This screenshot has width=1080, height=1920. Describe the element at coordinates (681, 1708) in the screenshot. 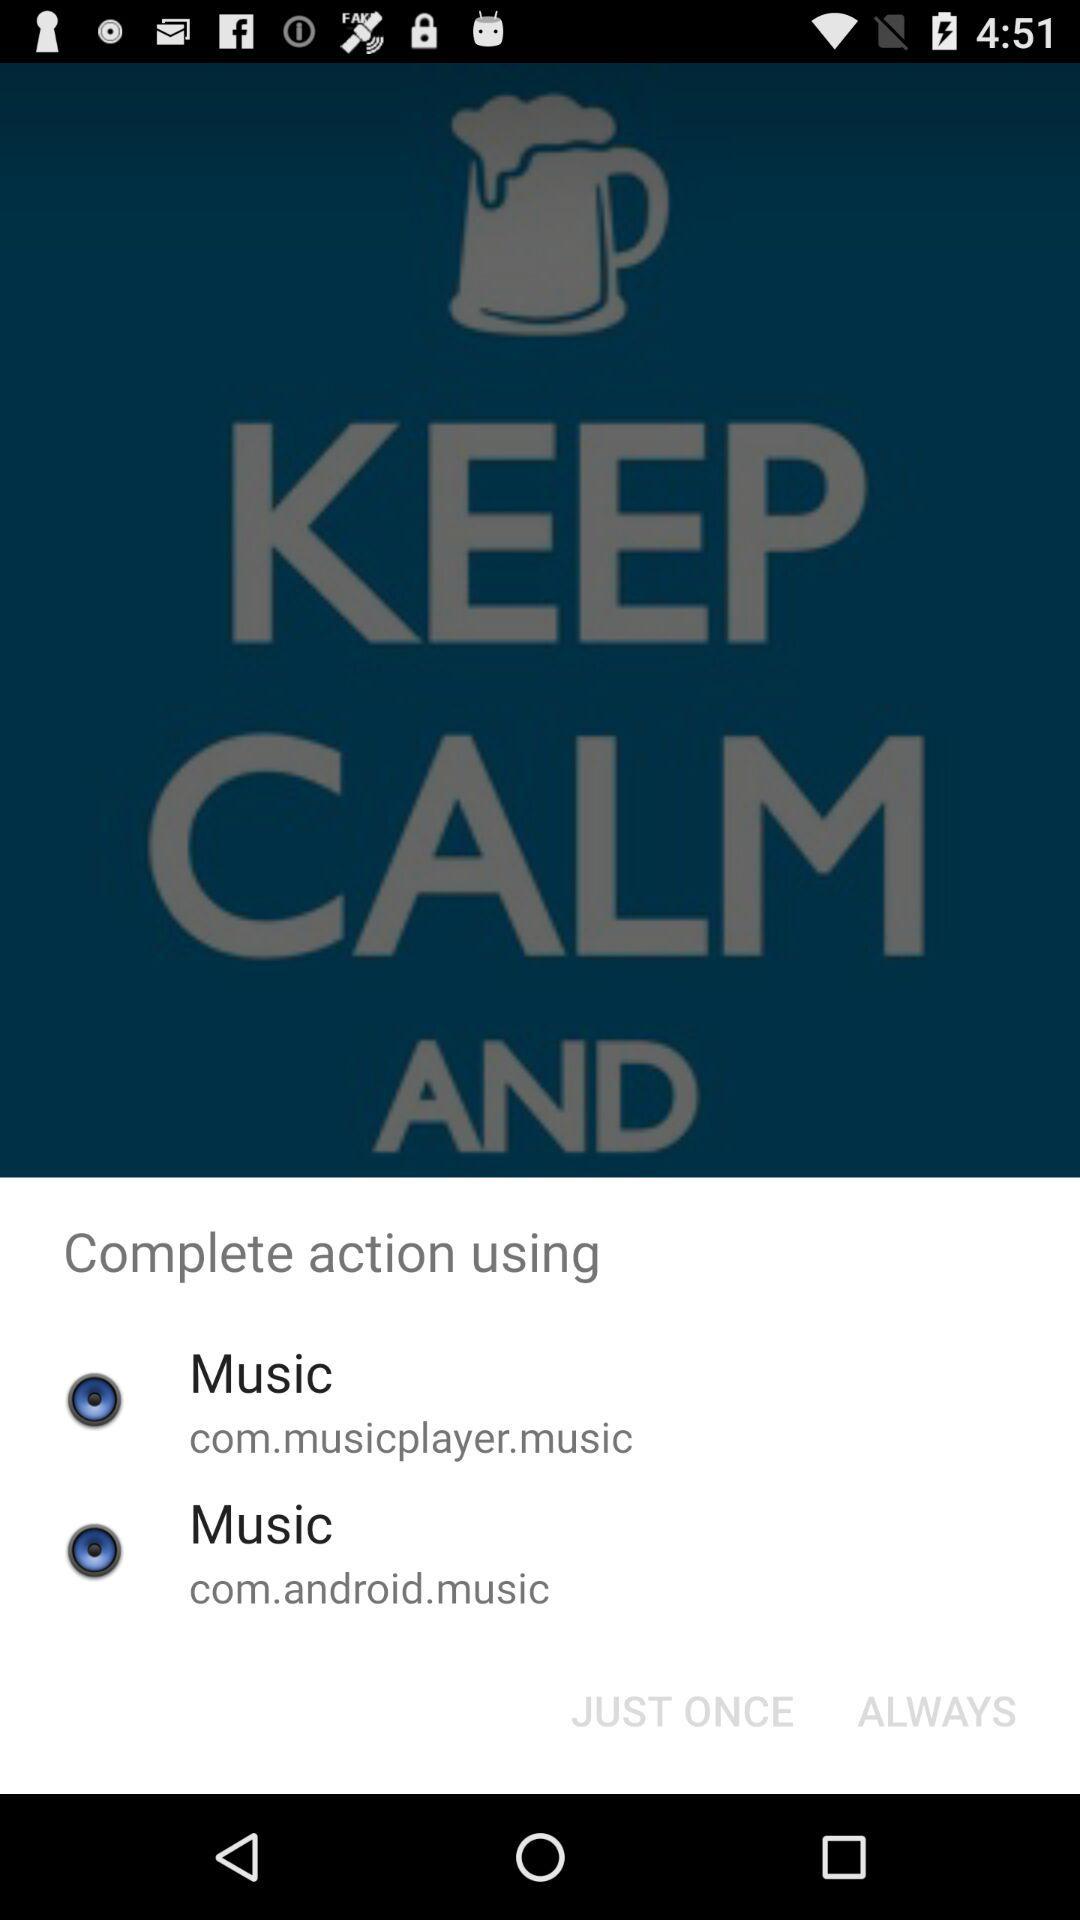

I see `the just once item` at that location.